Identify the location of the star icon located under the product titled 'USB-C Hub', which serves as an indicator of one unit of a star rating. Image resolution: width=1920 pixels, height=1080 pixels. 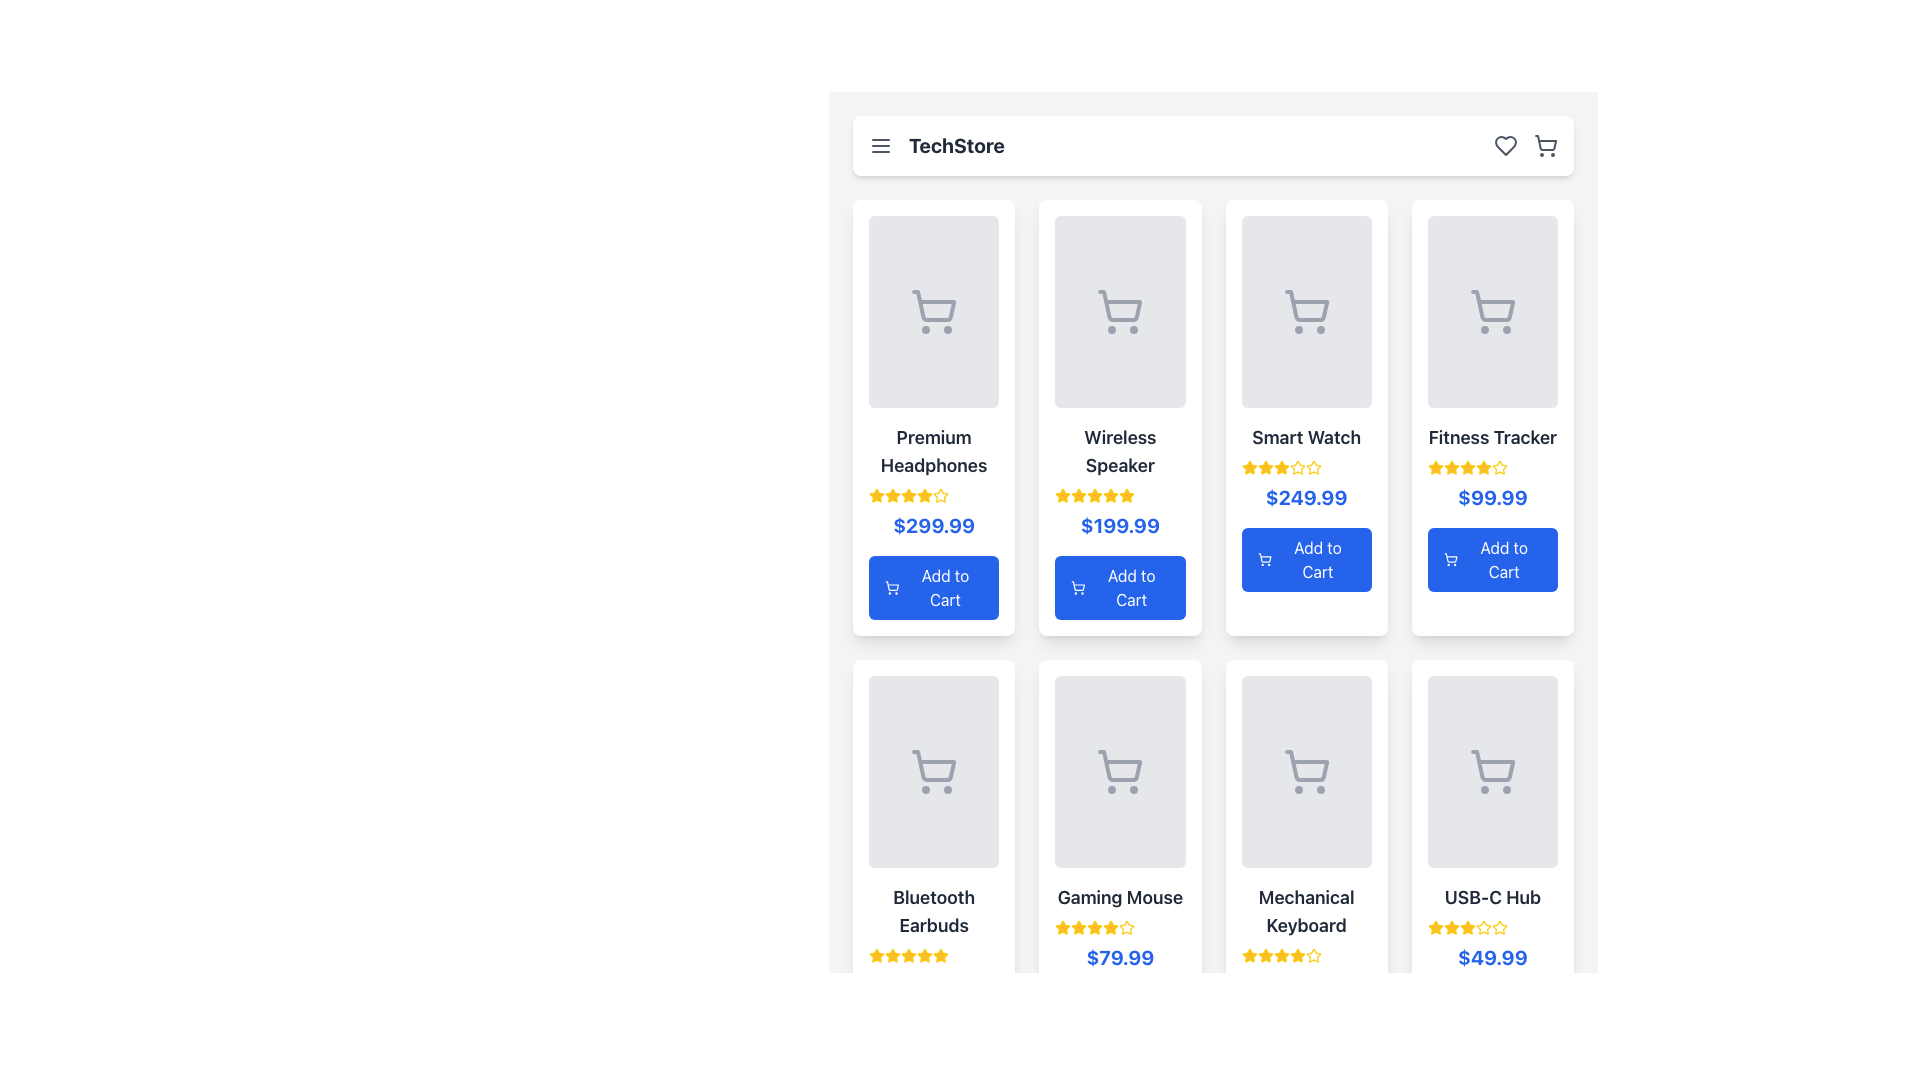
(1434, 926).